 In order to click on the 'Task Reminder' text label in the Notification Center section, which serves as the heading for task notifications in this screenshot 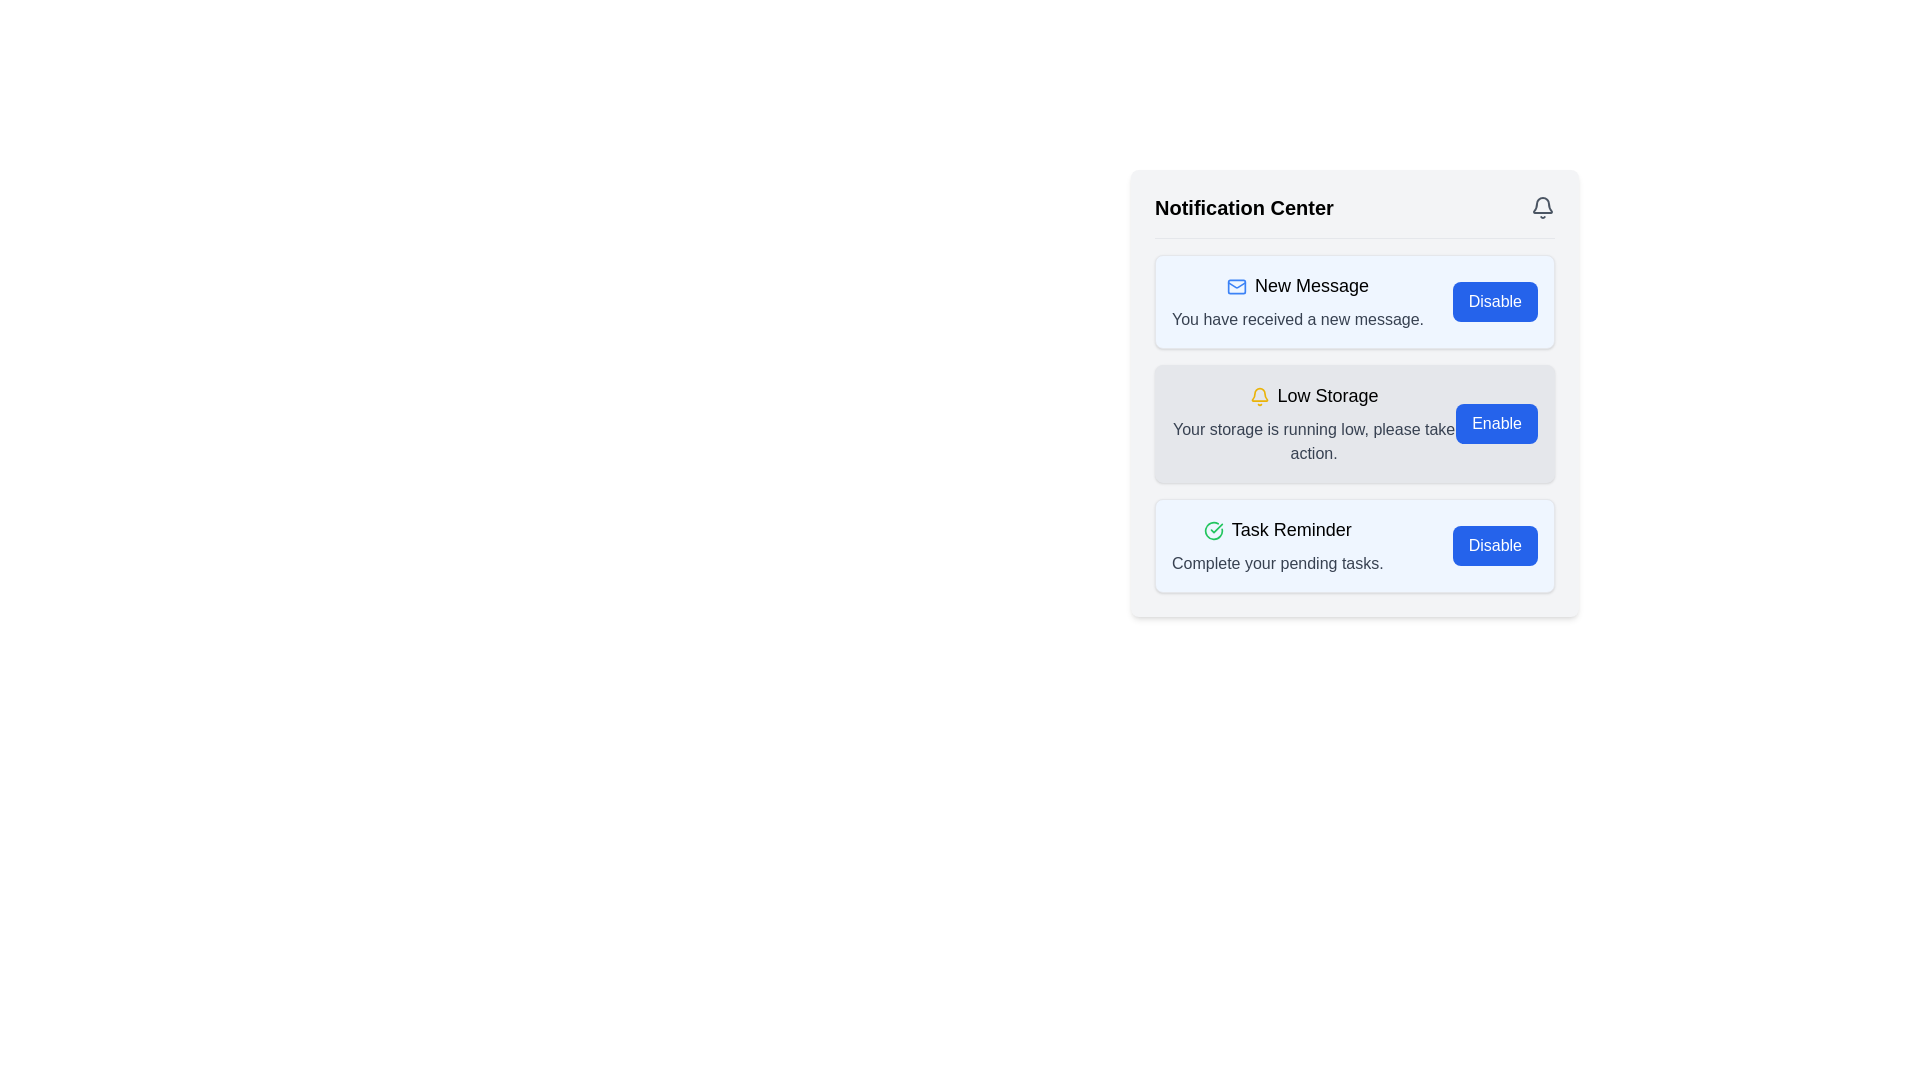, I will do `click(1276, 528)`.